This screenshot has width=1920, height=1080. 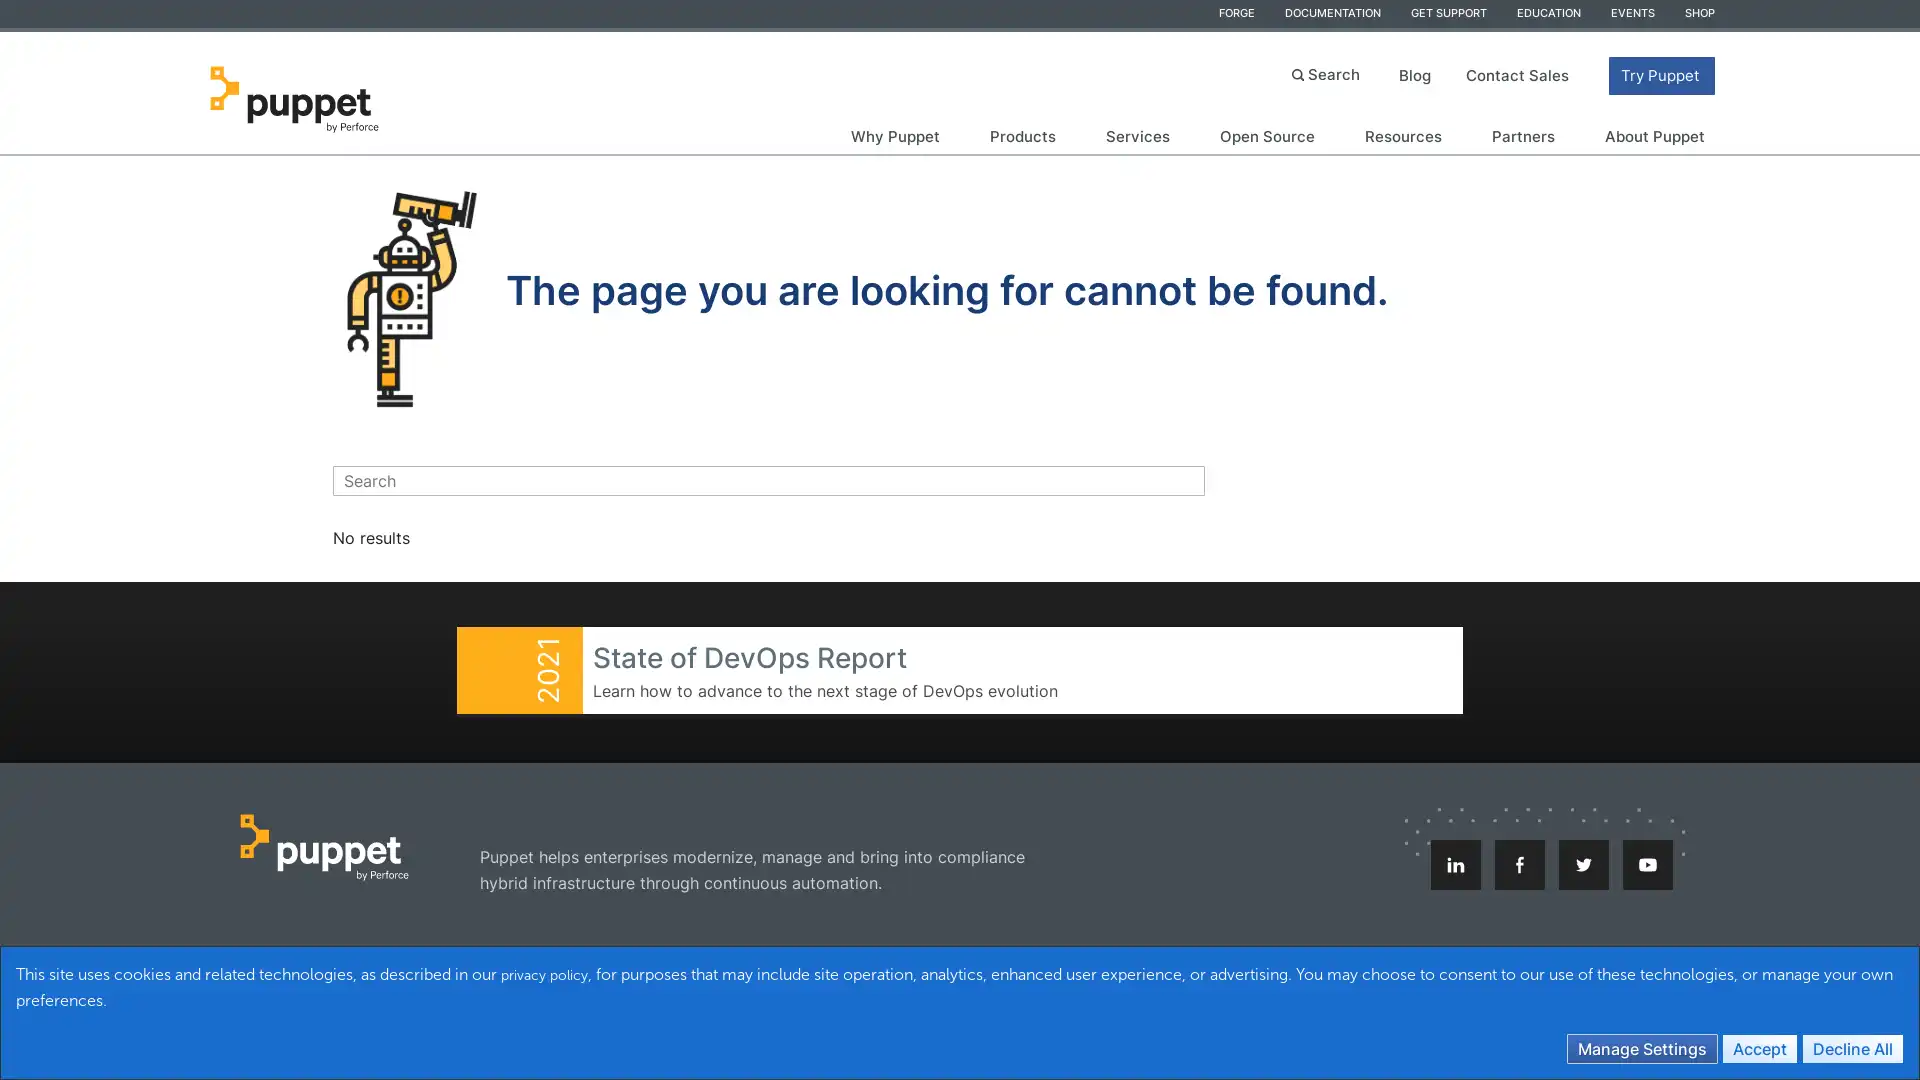 I want to click on Accept, so click(x=1760, y=1047).